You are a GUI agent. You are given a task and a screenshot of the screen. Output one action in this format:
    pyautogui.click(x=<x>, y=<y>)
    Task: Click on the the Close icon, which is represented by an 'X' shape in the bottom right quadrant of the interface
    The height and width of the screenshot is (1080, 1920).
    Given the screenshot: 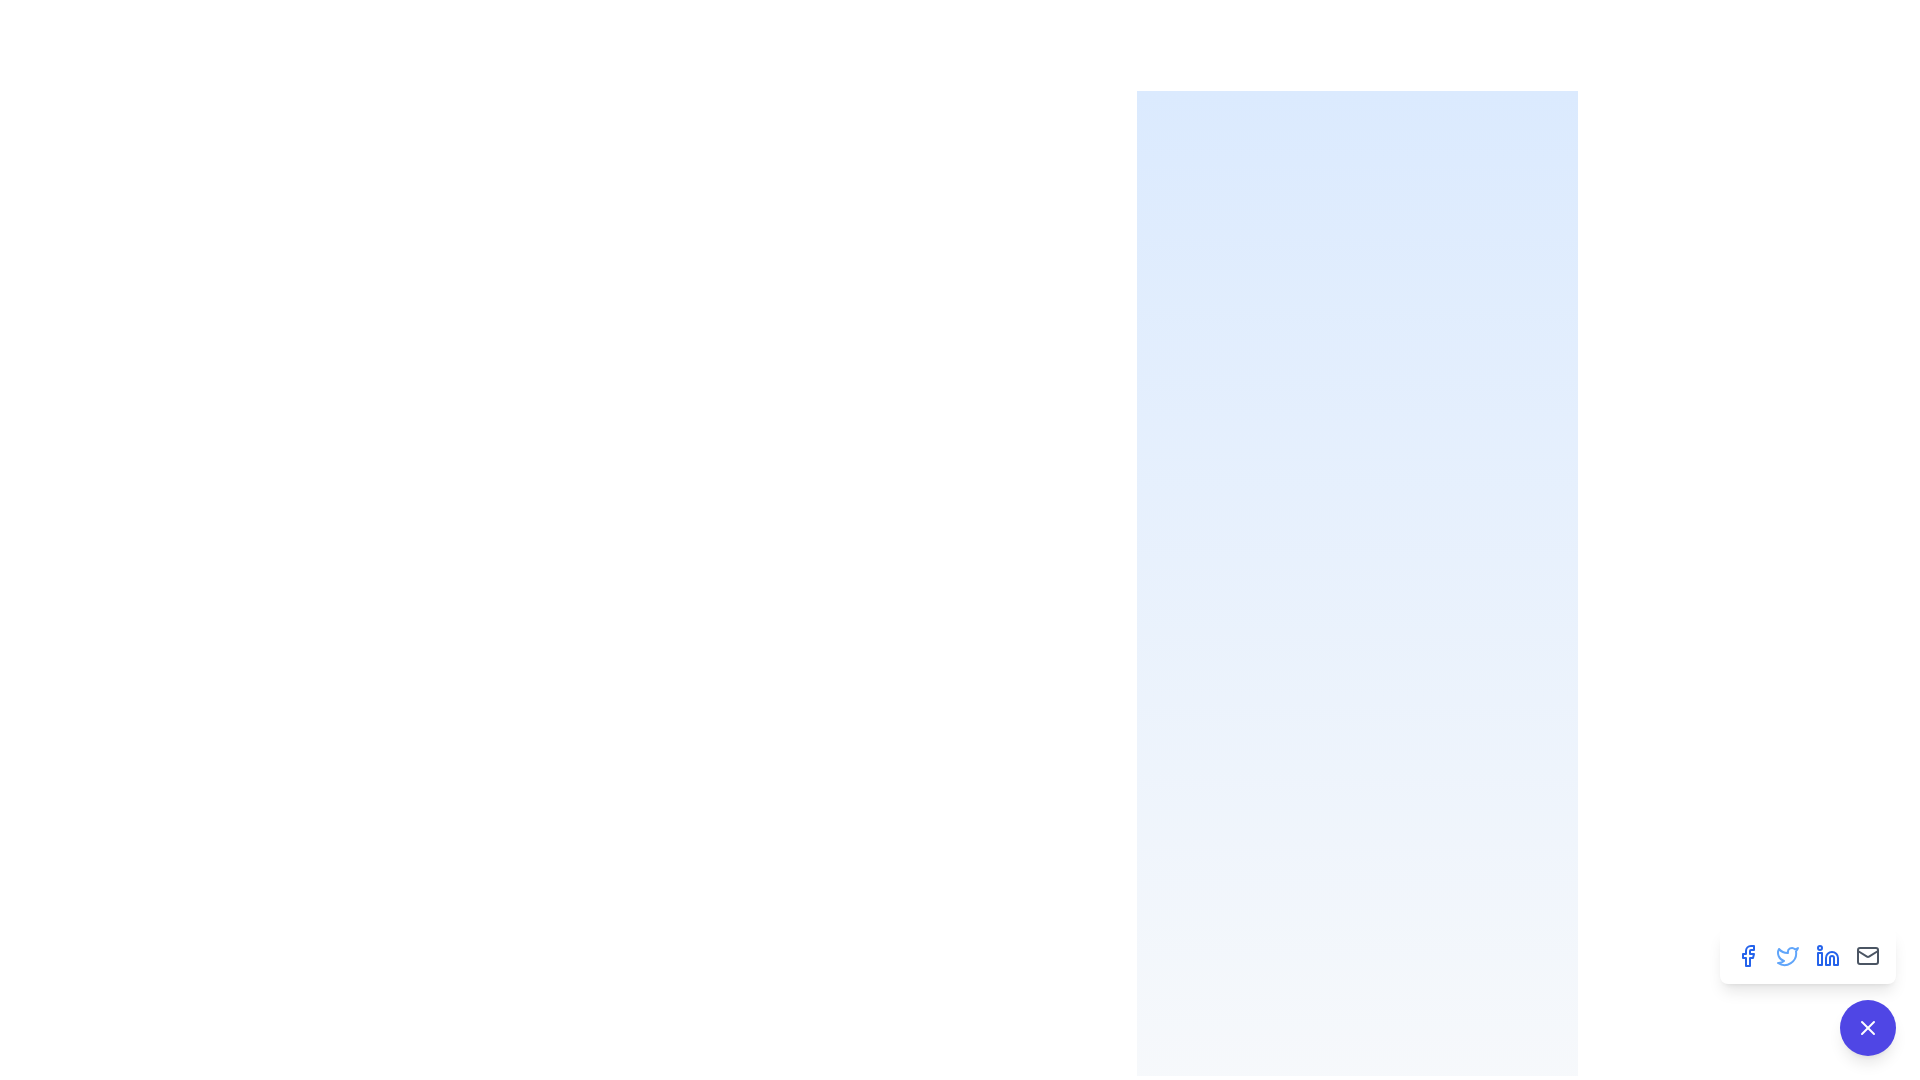 What is the action you would take?
    pyautogui.click(x=1866, y=1028)
    